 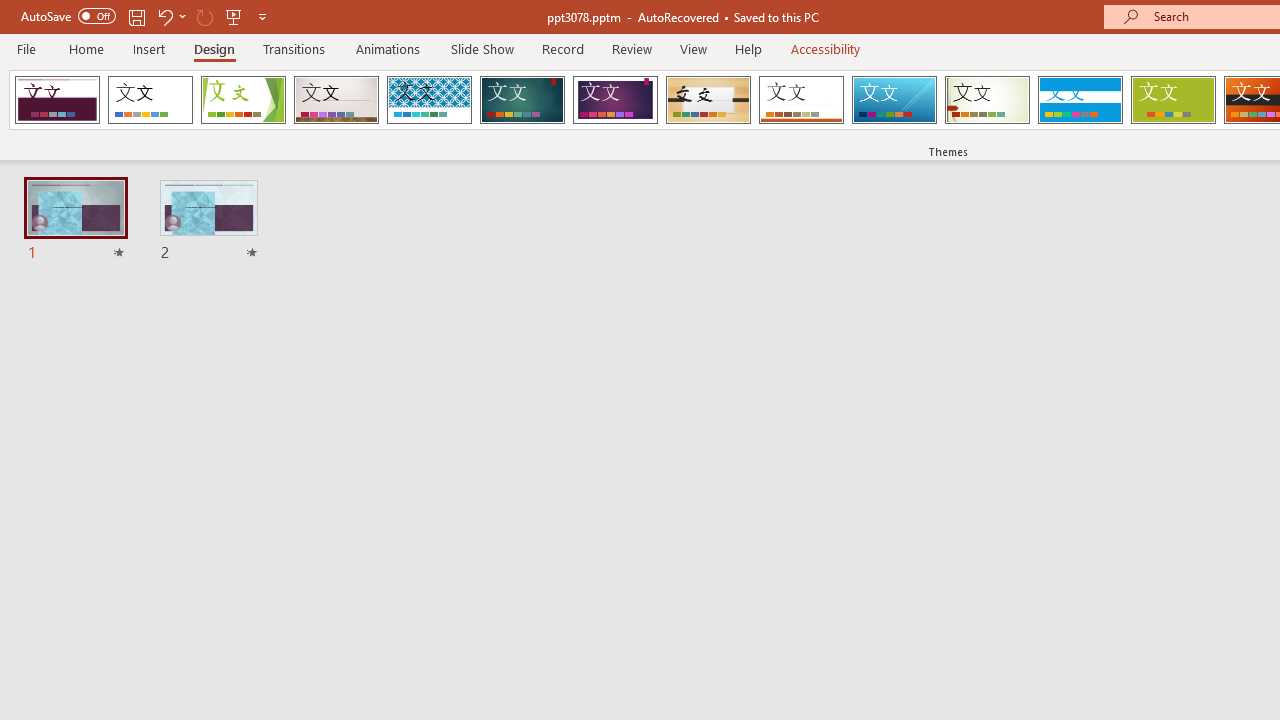 What do you see at coordinates (242, 100) in the screenshot?
I see `'Facet'` at bounding box center [242, 100].